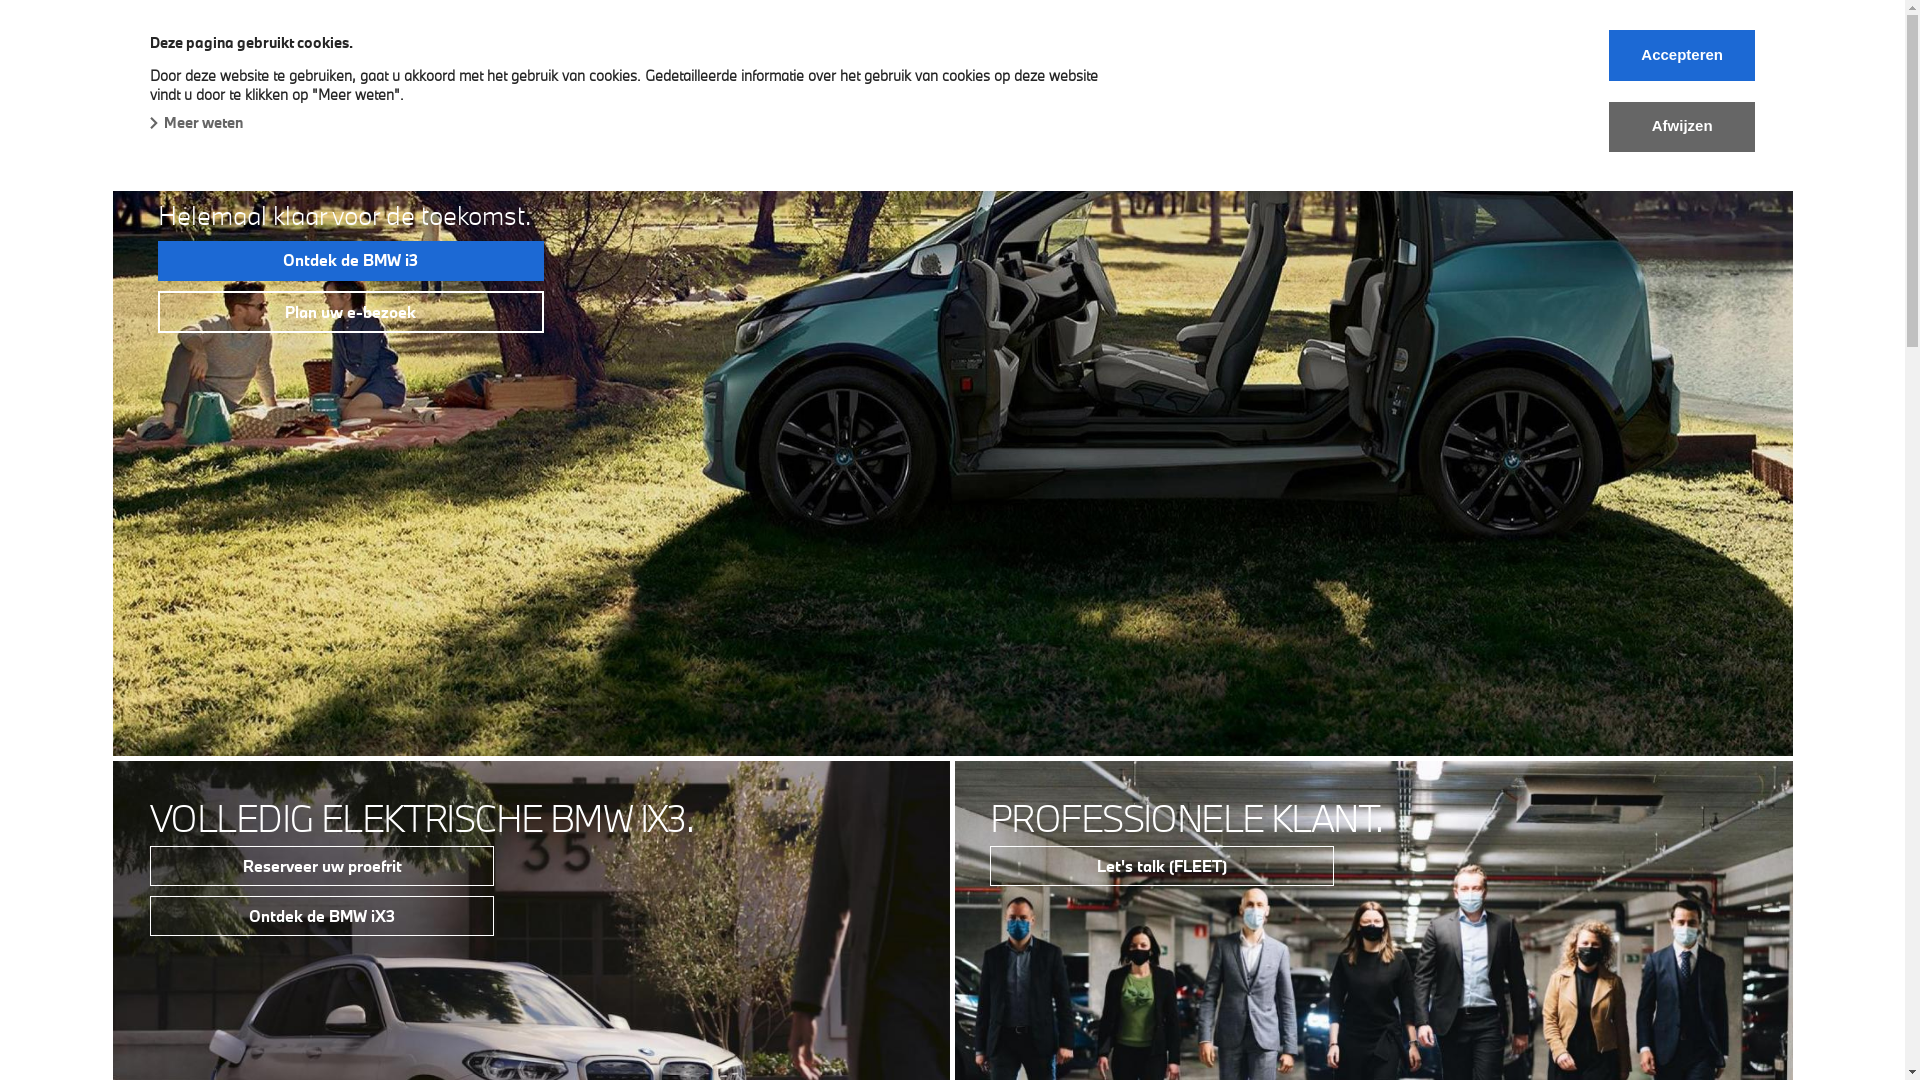 This screenshot has height=1080, width=1920. Describe the element at coordinates (350, 312) in the screenshot. I see `'Plan uw e-bezoek'` at that location.